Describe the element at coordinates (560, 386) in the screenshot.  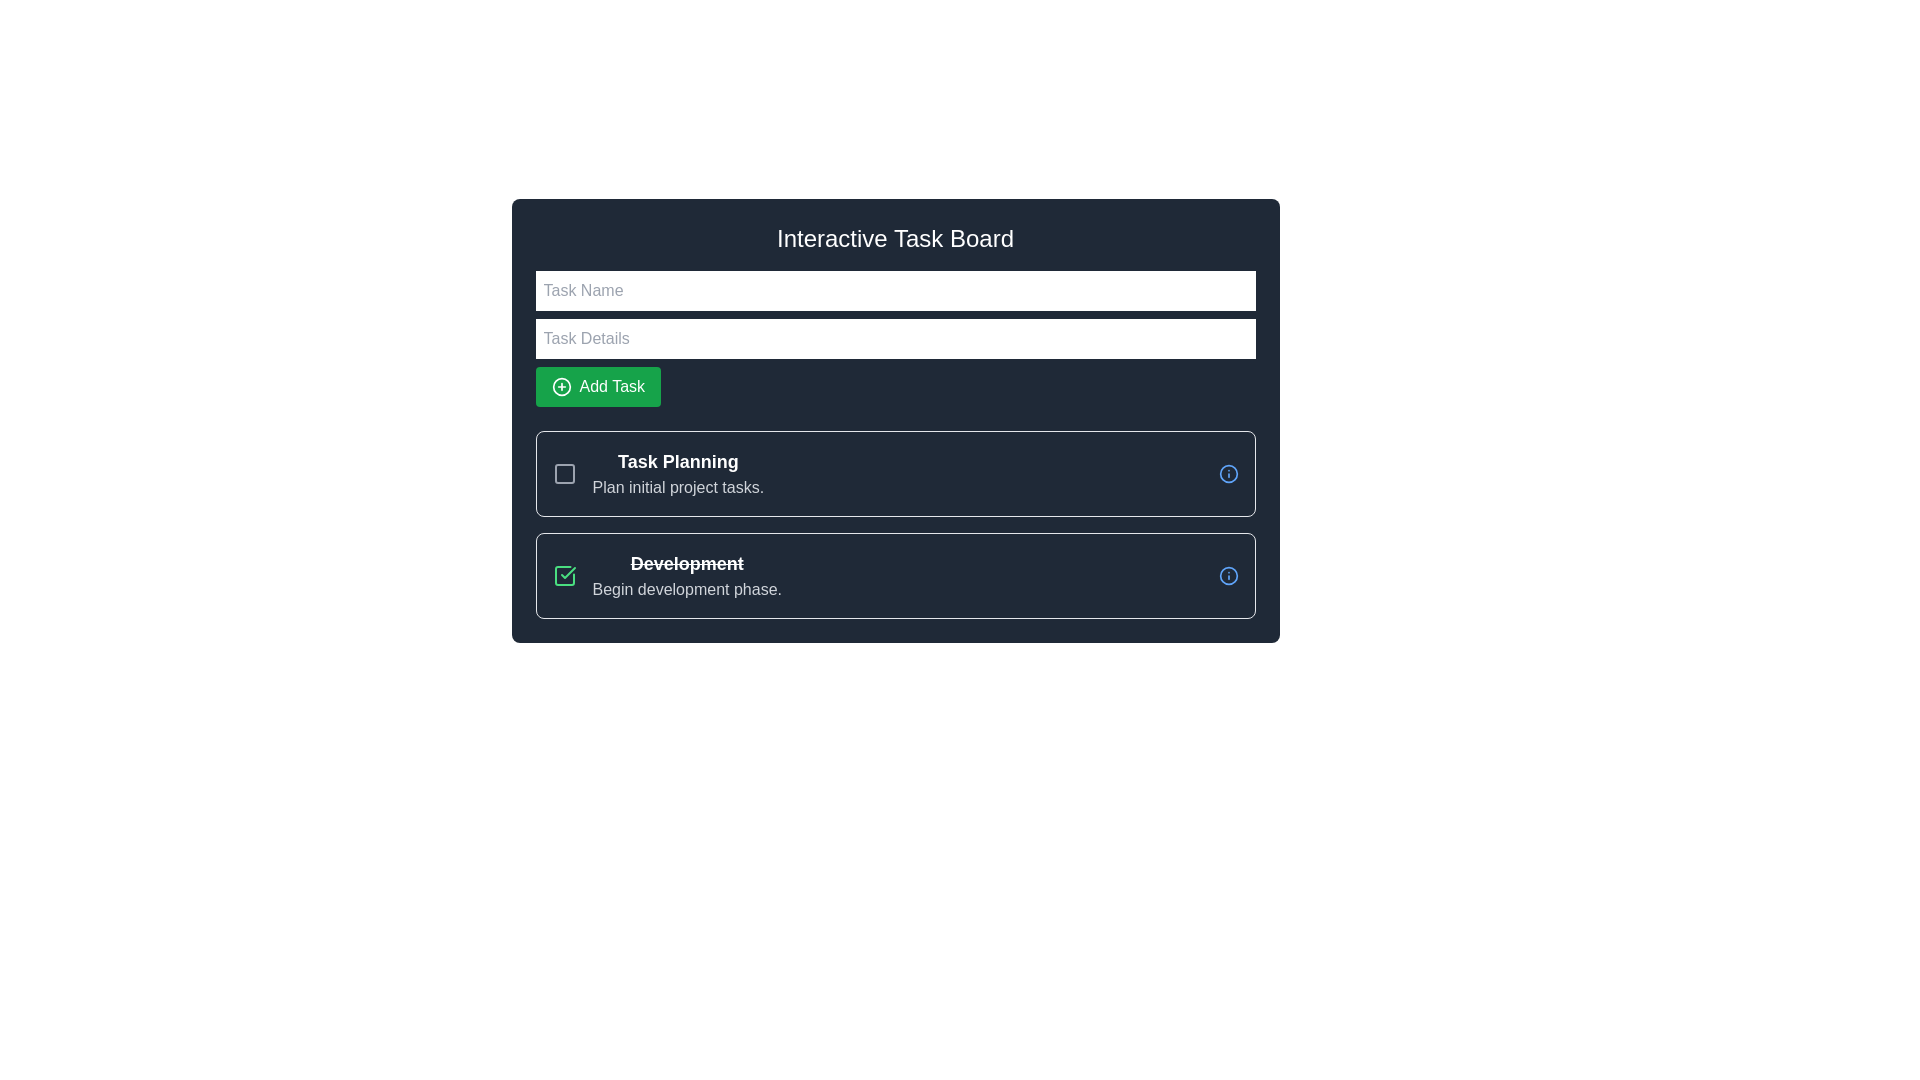
I see `the 'Add Task' button, which features a green background with a plus symbol inside a circle, located in the upper-left corner of the interactive task board` at that location.